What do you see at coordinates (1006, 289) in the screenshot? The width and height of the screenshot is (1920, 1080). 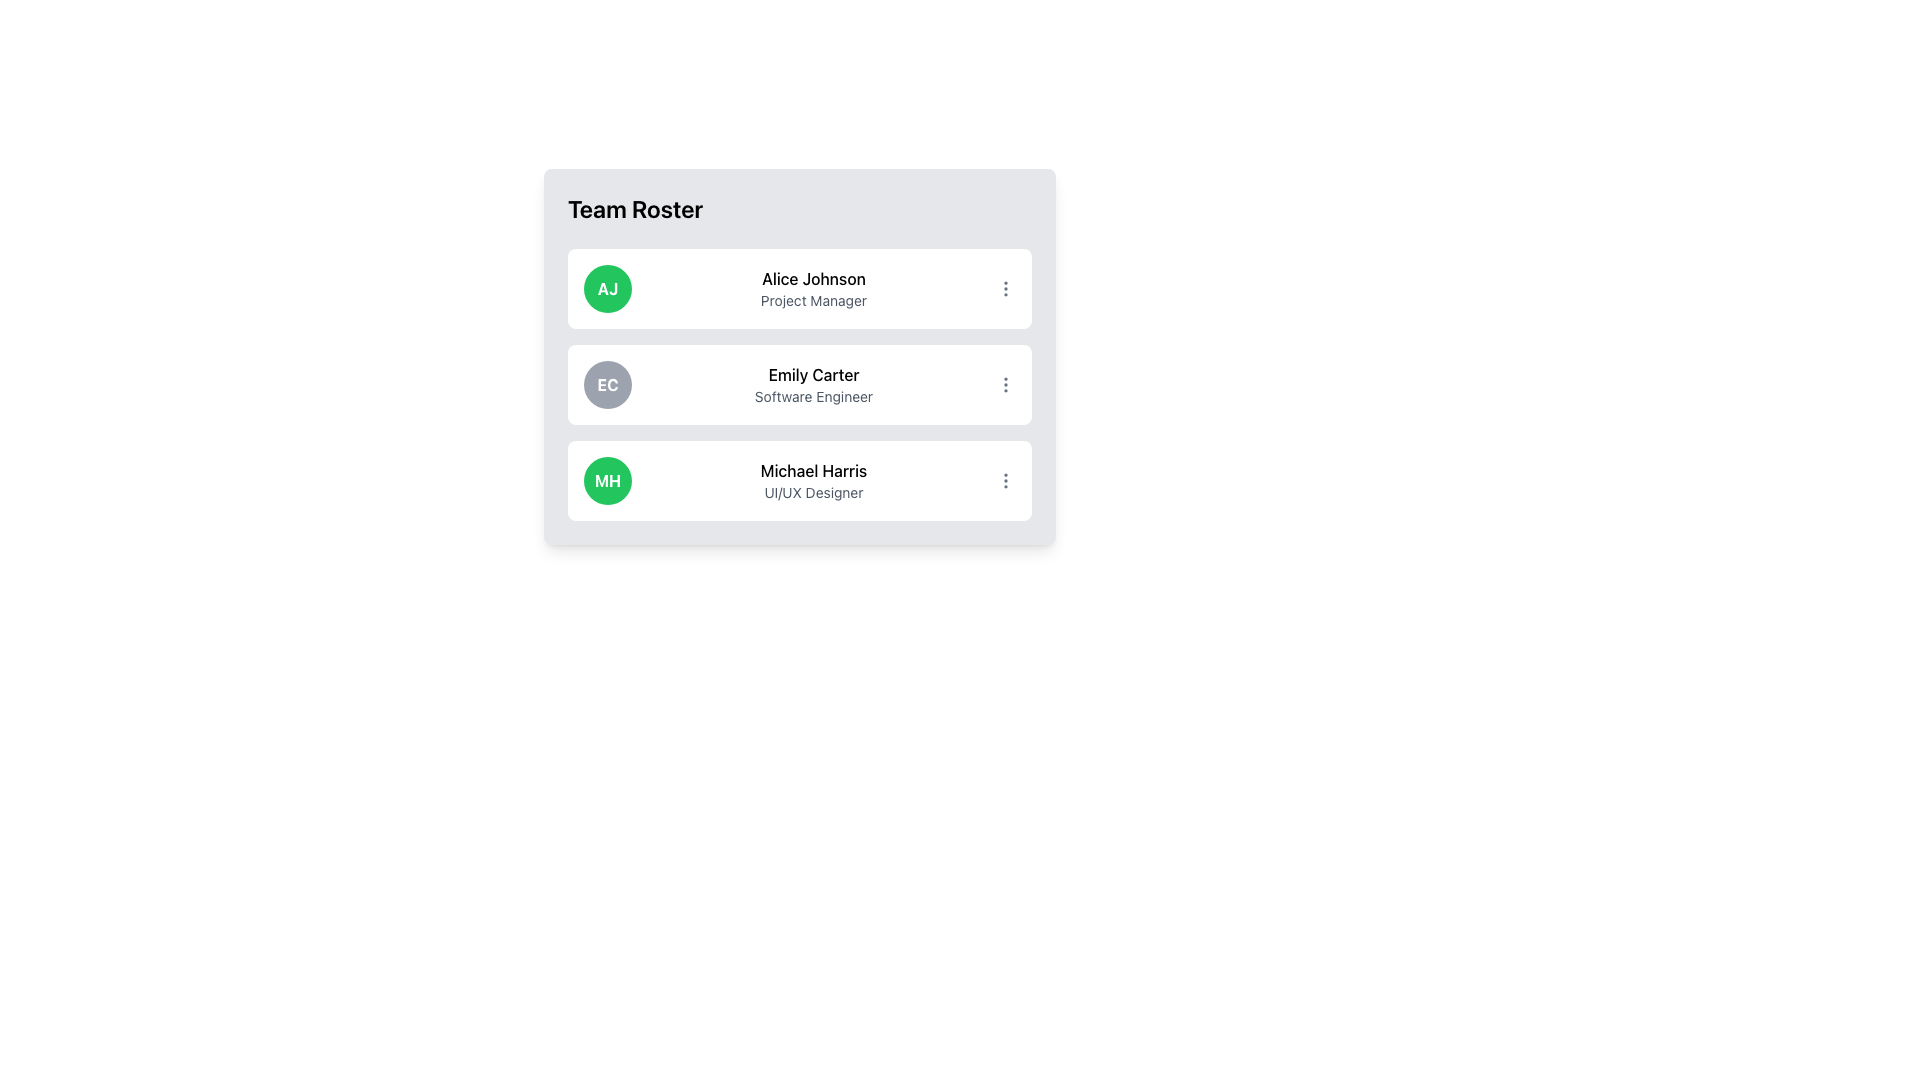 I see `the overflow/menu button located next to 'Alice Johnson'` at bounding box center [1006, 289].